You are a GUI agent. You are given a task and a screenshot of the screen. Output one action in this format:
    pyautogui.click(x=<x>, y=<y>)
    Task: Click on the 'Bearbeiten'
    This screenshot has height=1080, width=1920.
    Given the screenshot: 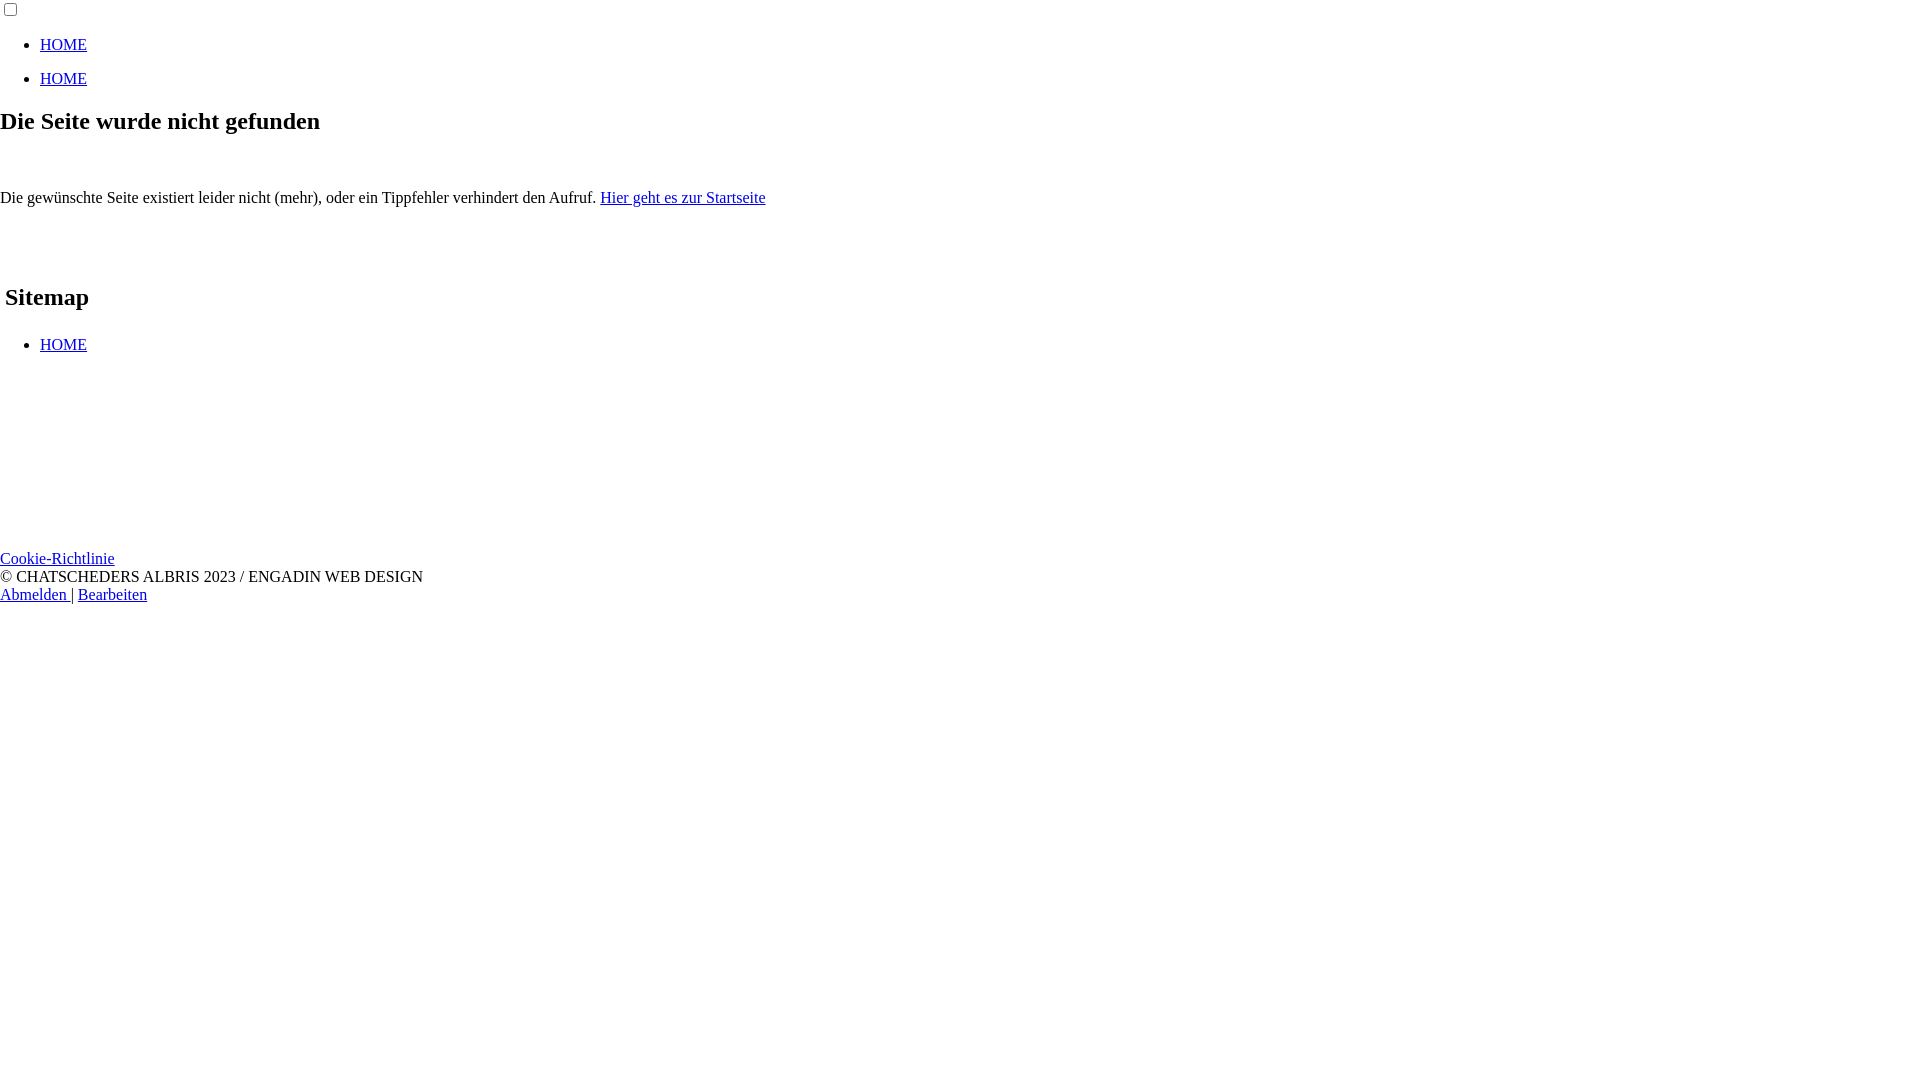 What is the action you would take?
    pyautogui.click(x=111, y=593)
    